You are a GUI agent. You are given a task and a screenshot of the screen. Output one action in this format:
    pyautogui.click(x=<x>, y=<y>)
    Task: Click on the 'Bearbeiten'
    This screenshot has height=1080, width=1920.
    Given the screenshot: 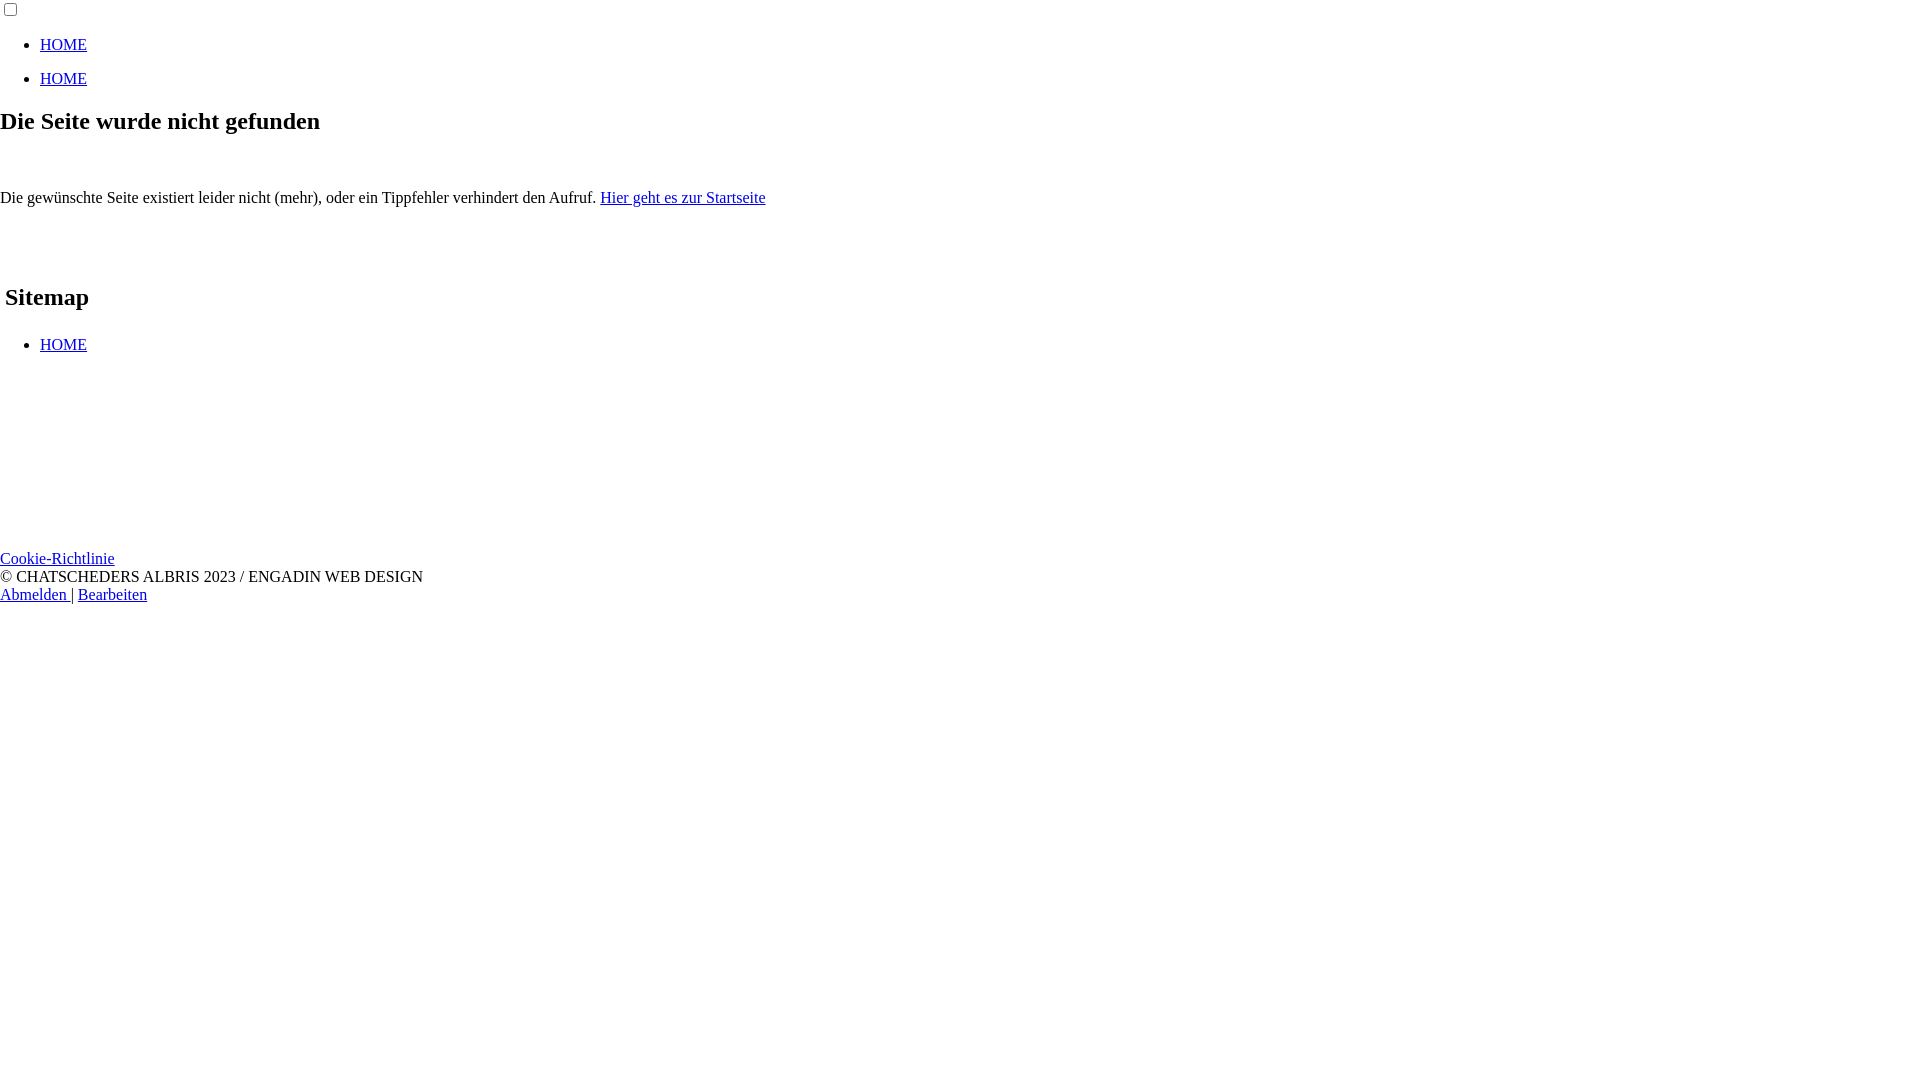 What is the action you would take?
    pyautogui.click(x=111, y=593)
    